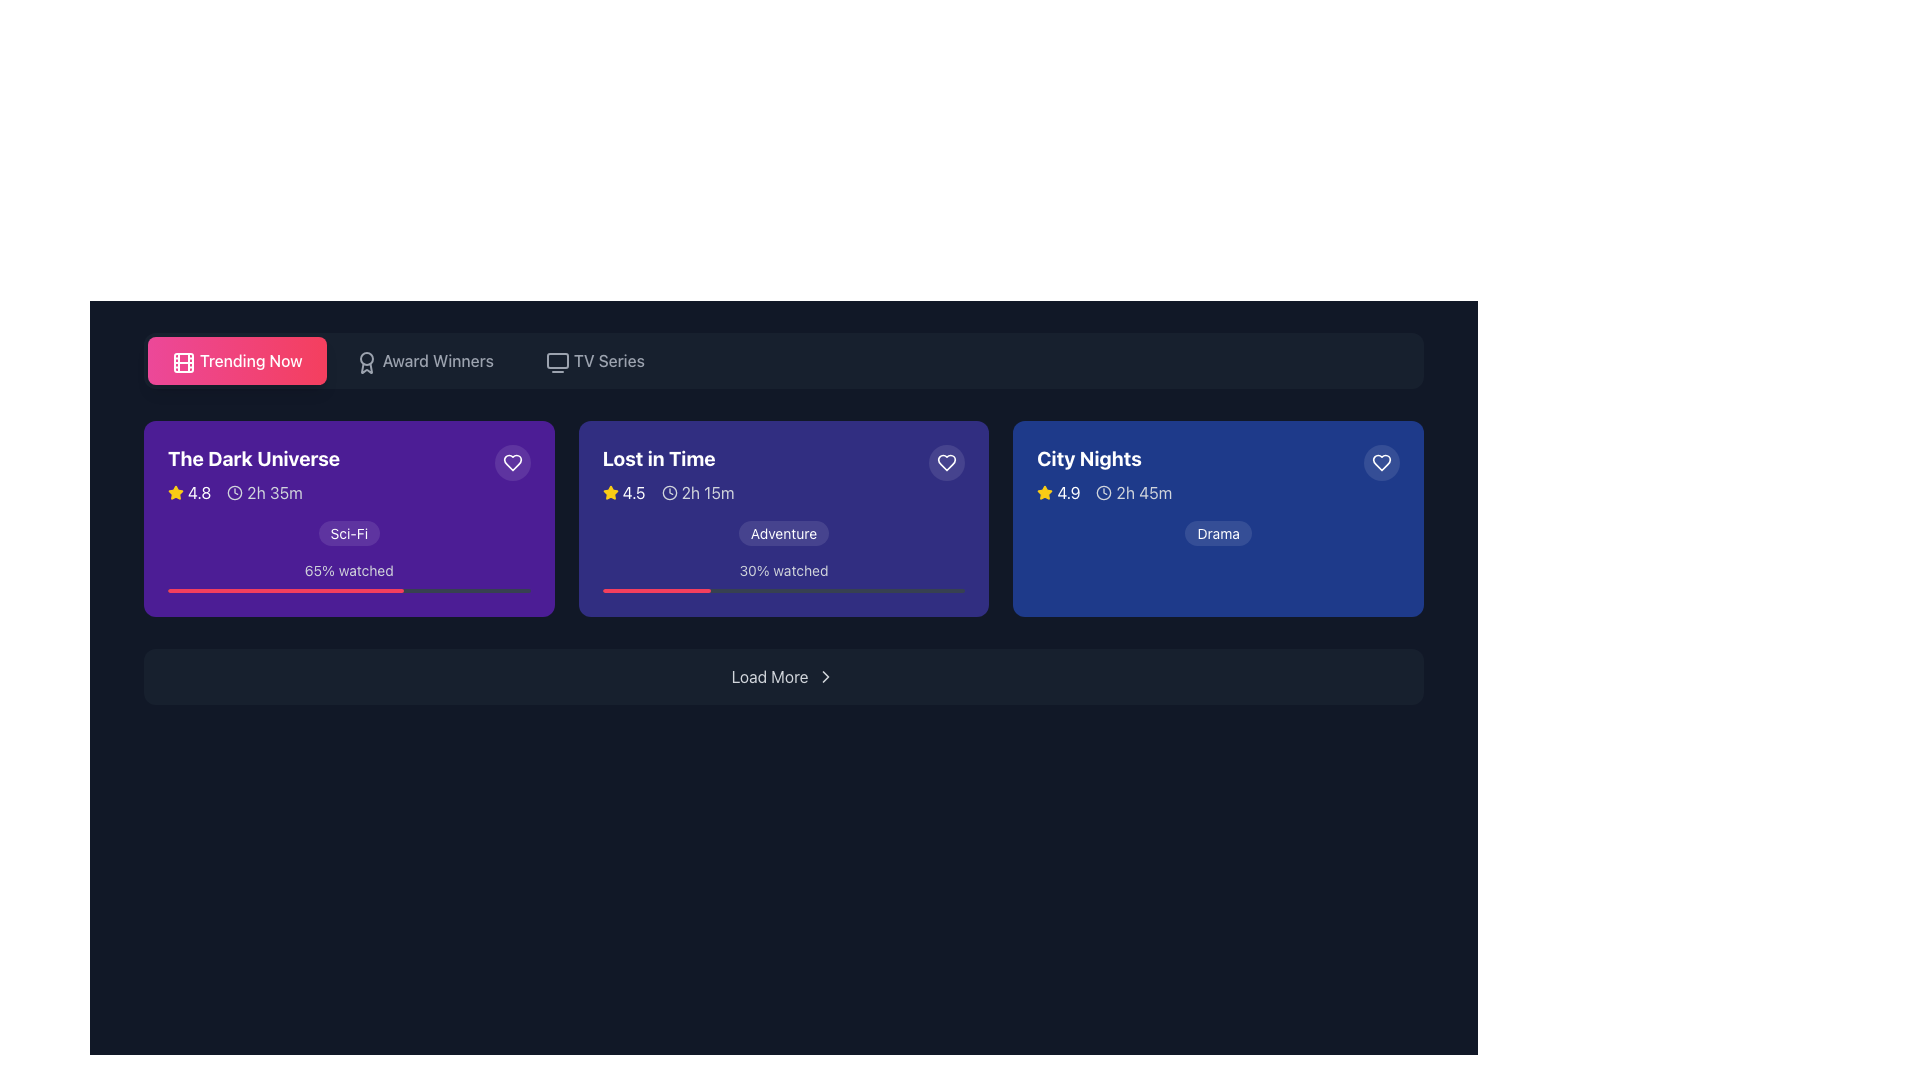  What do you see at coordinates (199, 493) in the screenshot?
I see `the numerical rating value '4.8' displayed in white text next to the yellow star icon within the card labeled 'The Dark Universe'` at bounding box center [199, 493].